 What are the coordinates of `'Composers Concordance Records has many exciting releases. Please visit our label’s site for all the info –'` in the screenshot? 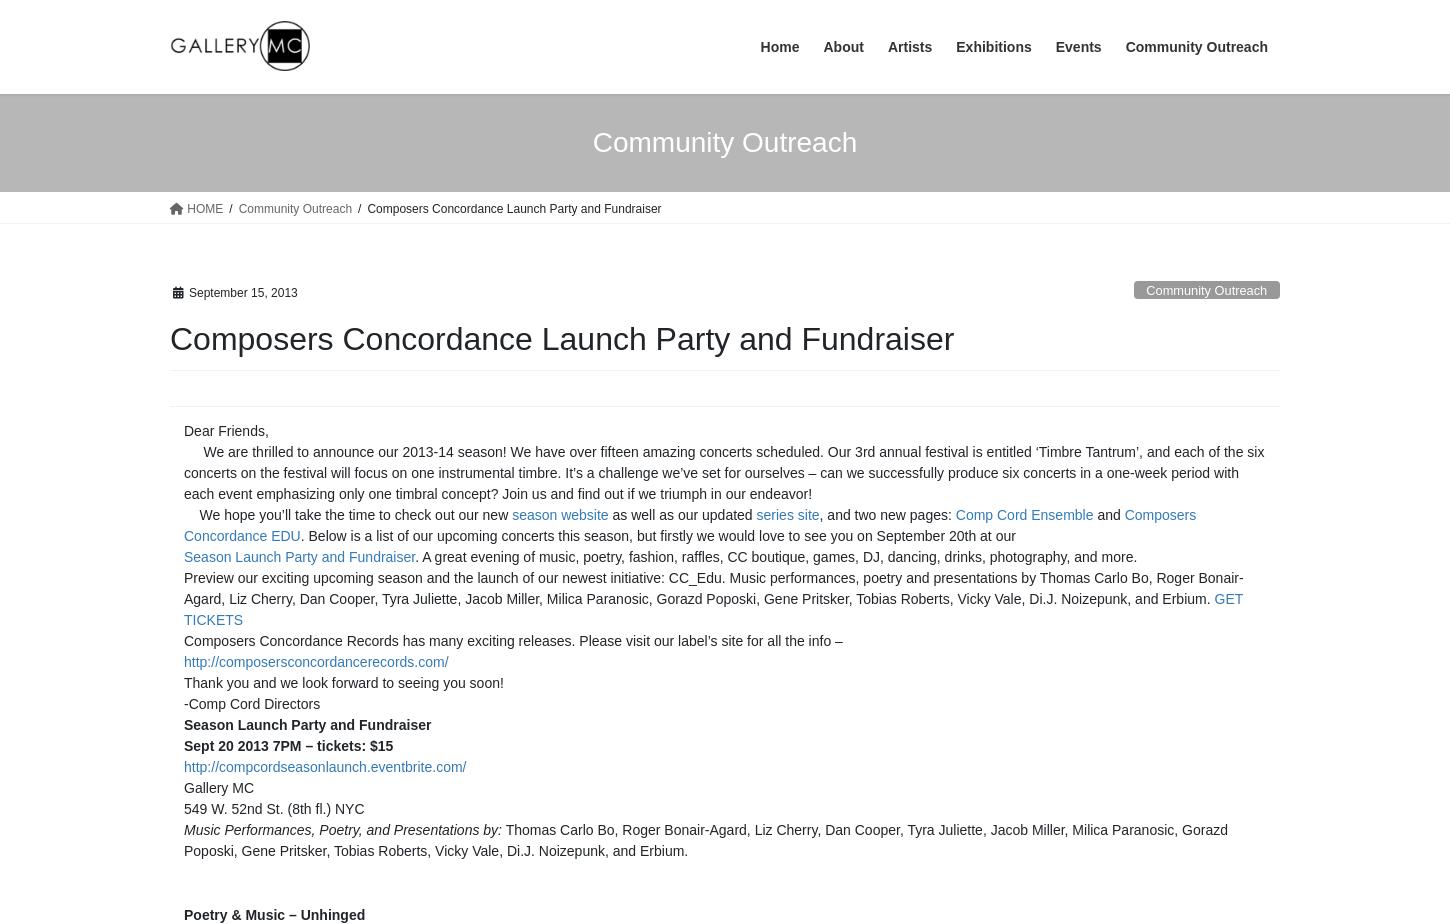 It's located at (513, 639).